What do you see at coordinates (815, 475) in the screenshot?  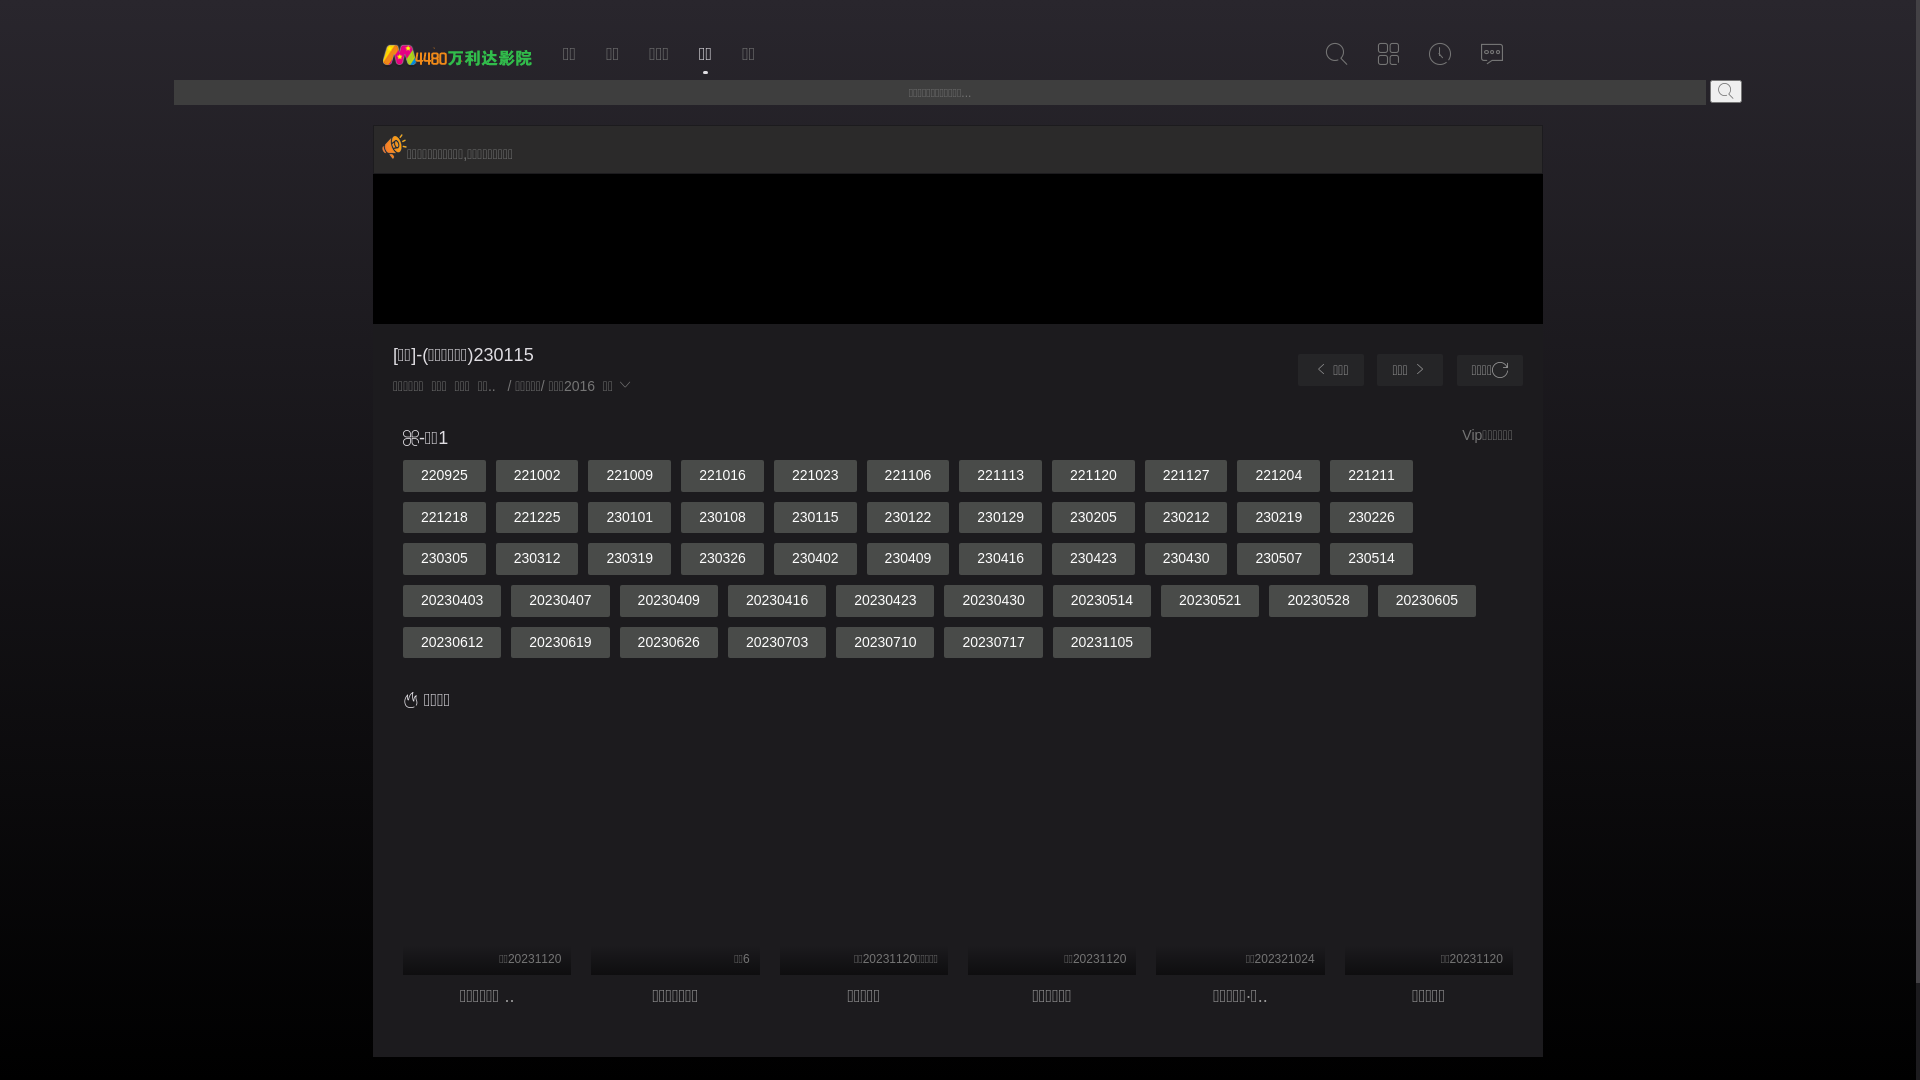 I see `'221023'` at bounding box center [815, 475].